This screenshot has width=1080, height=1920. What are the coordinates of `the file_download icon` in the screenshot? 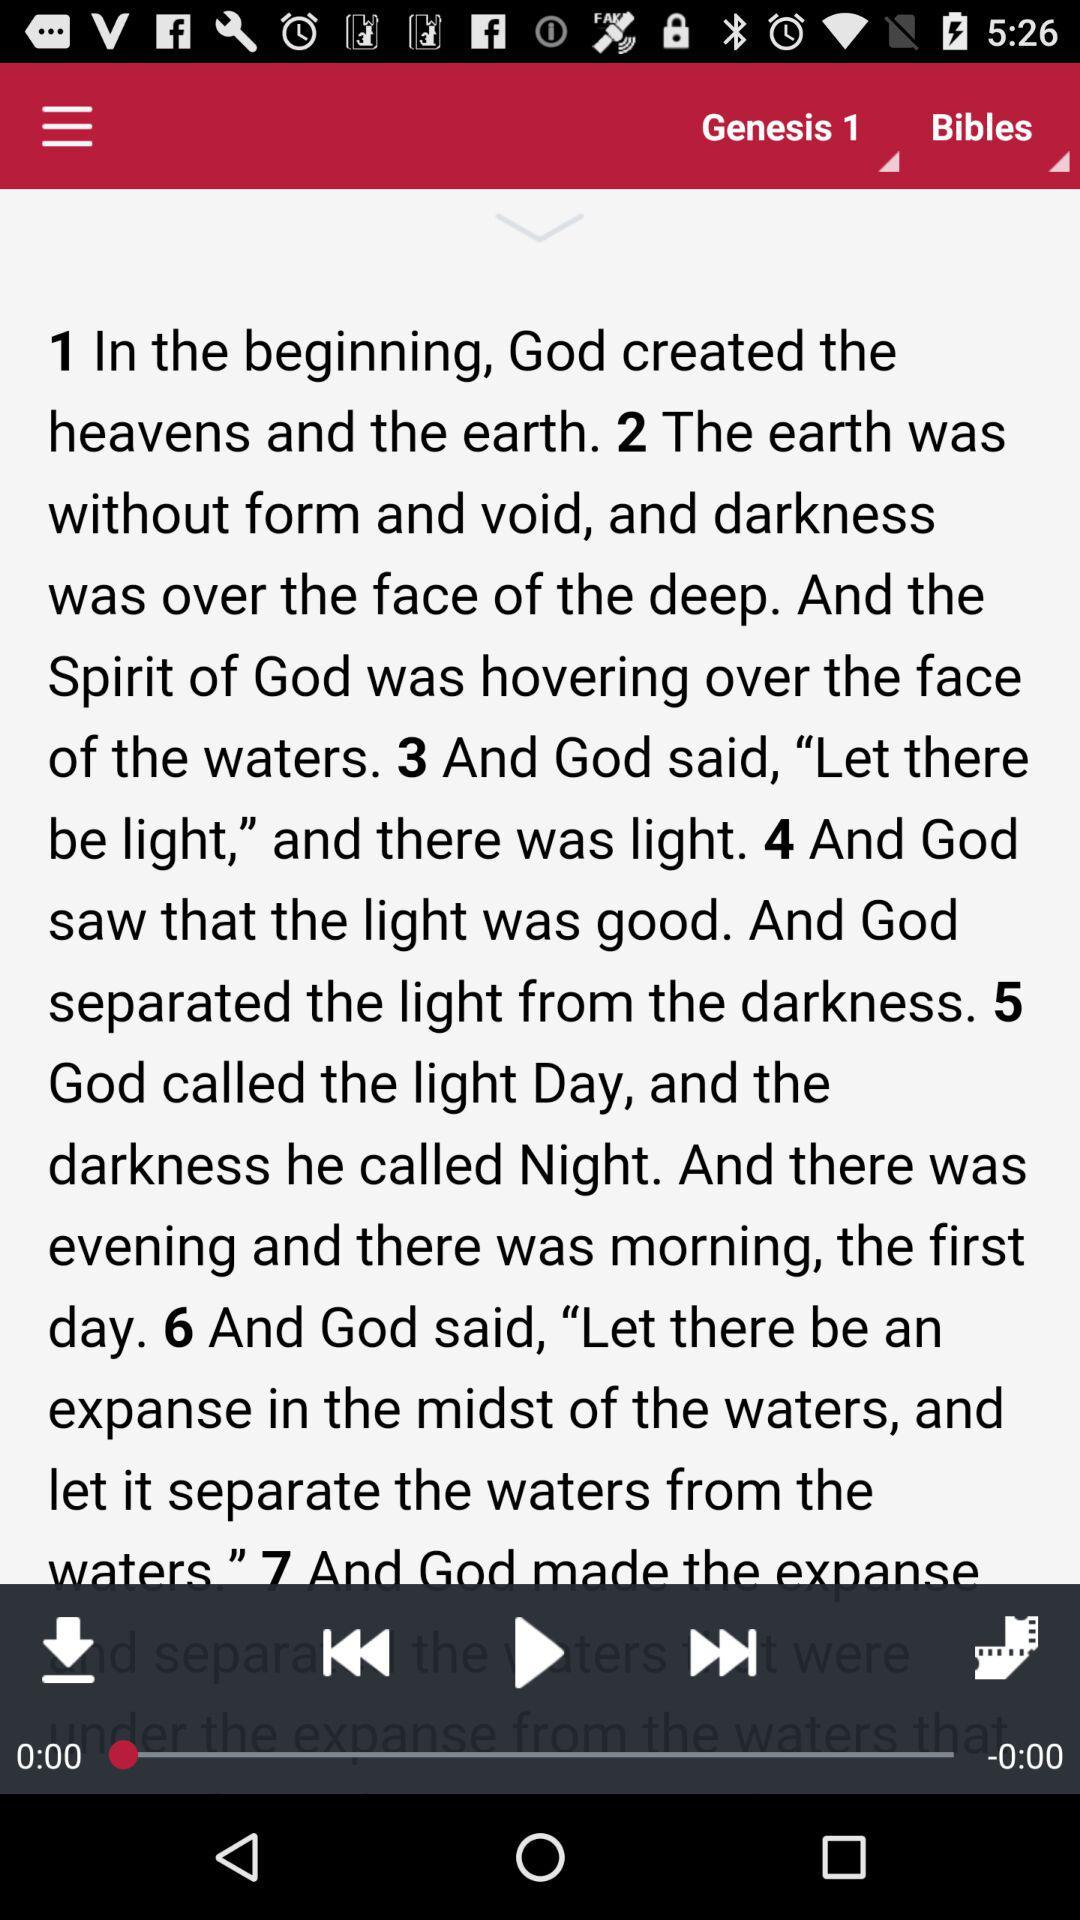 It's located at (67, 1765).